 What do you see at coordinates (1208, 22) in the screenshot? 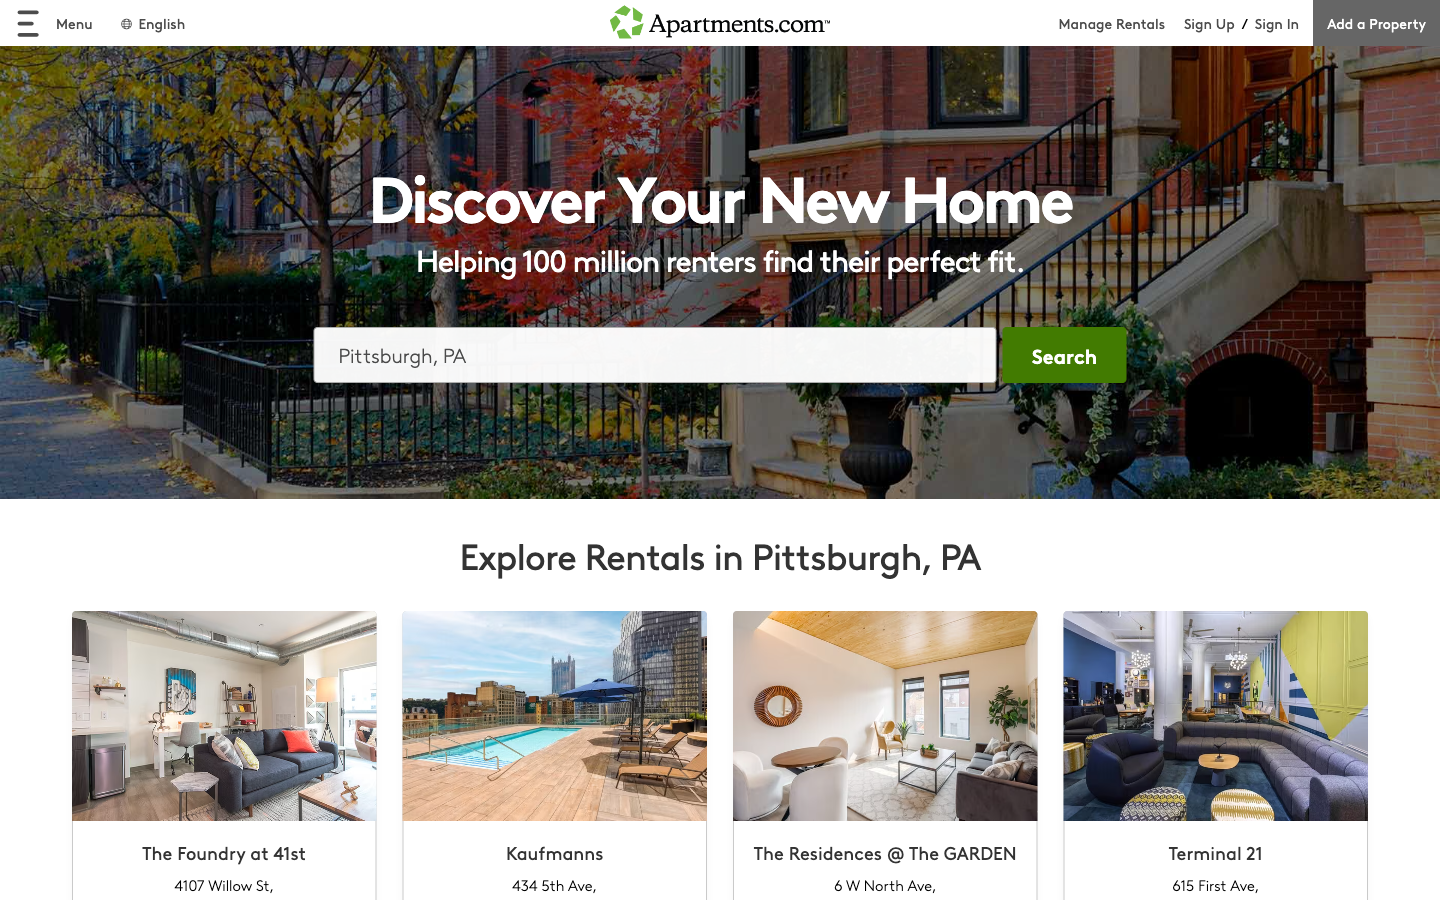
I see `registration initiation` at bounding box center [1208, 22].